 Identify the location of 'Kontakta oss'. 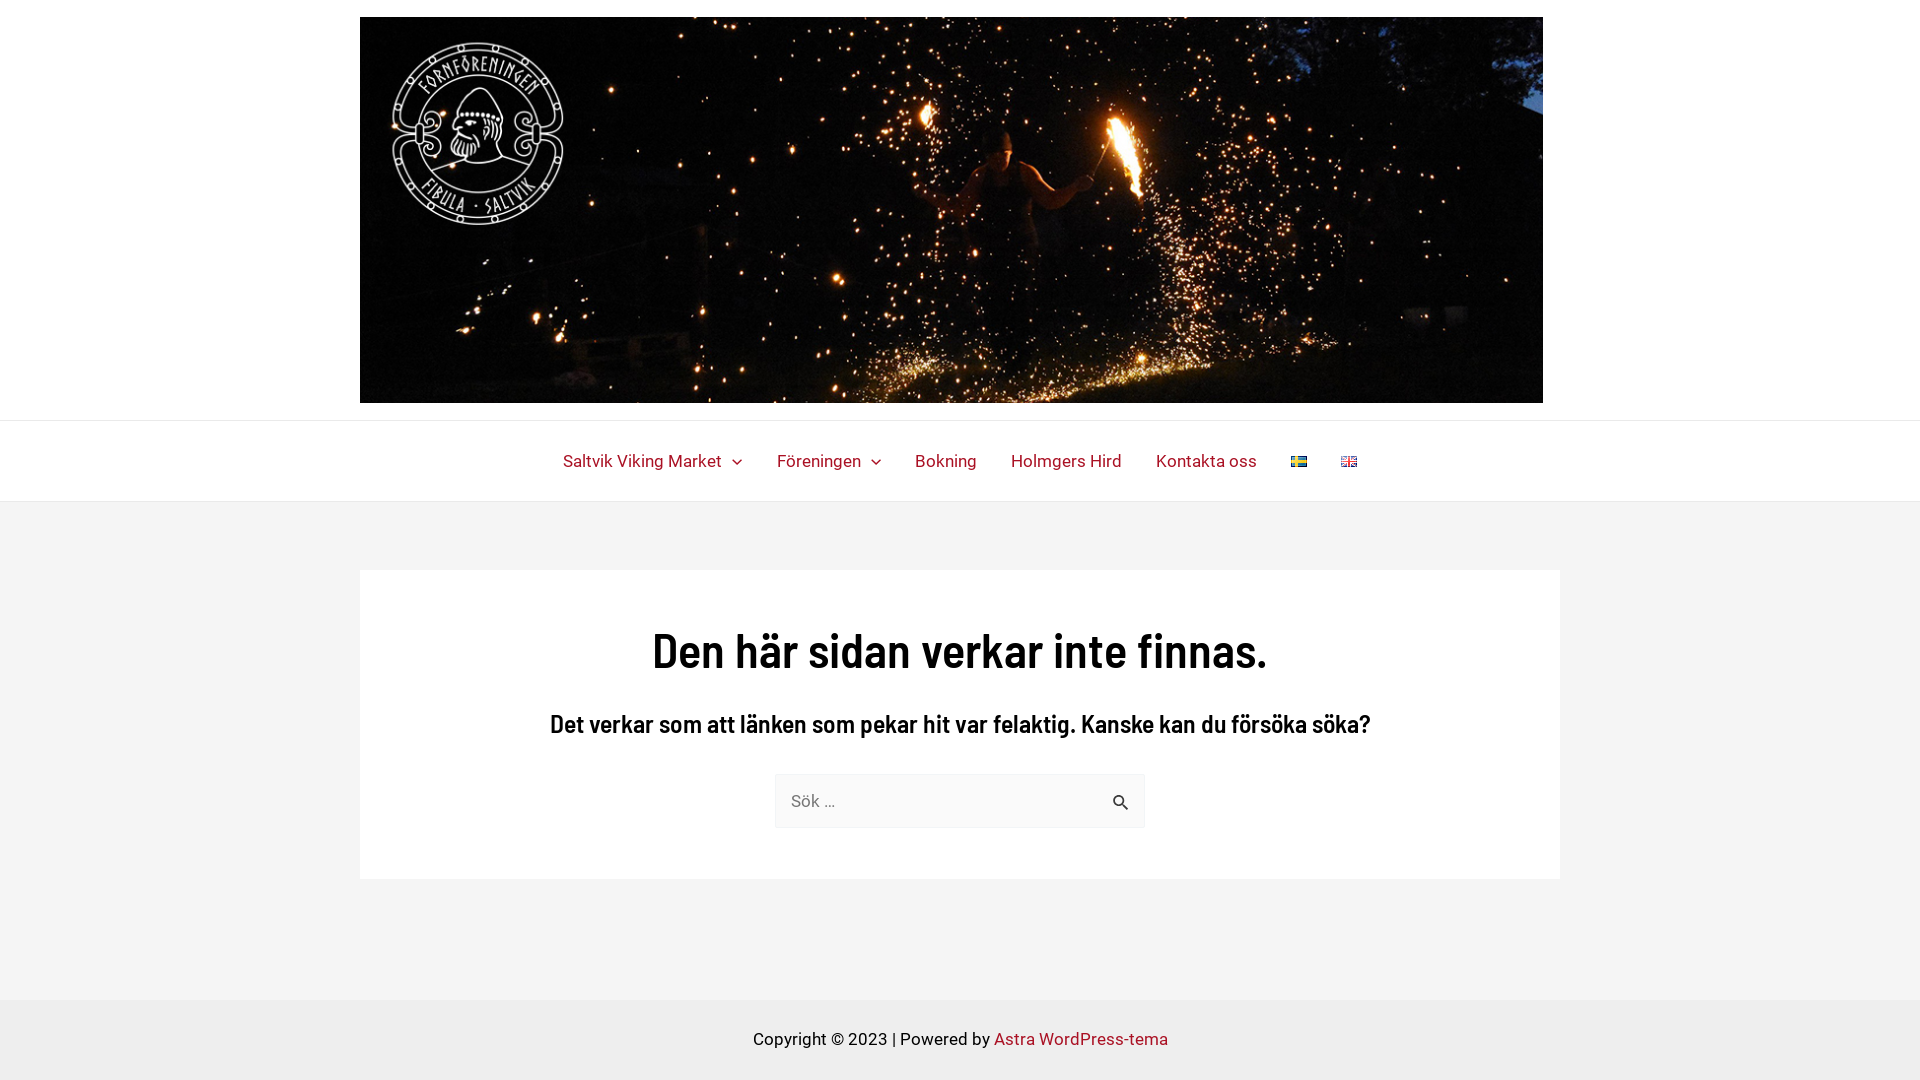
(1205, 461).